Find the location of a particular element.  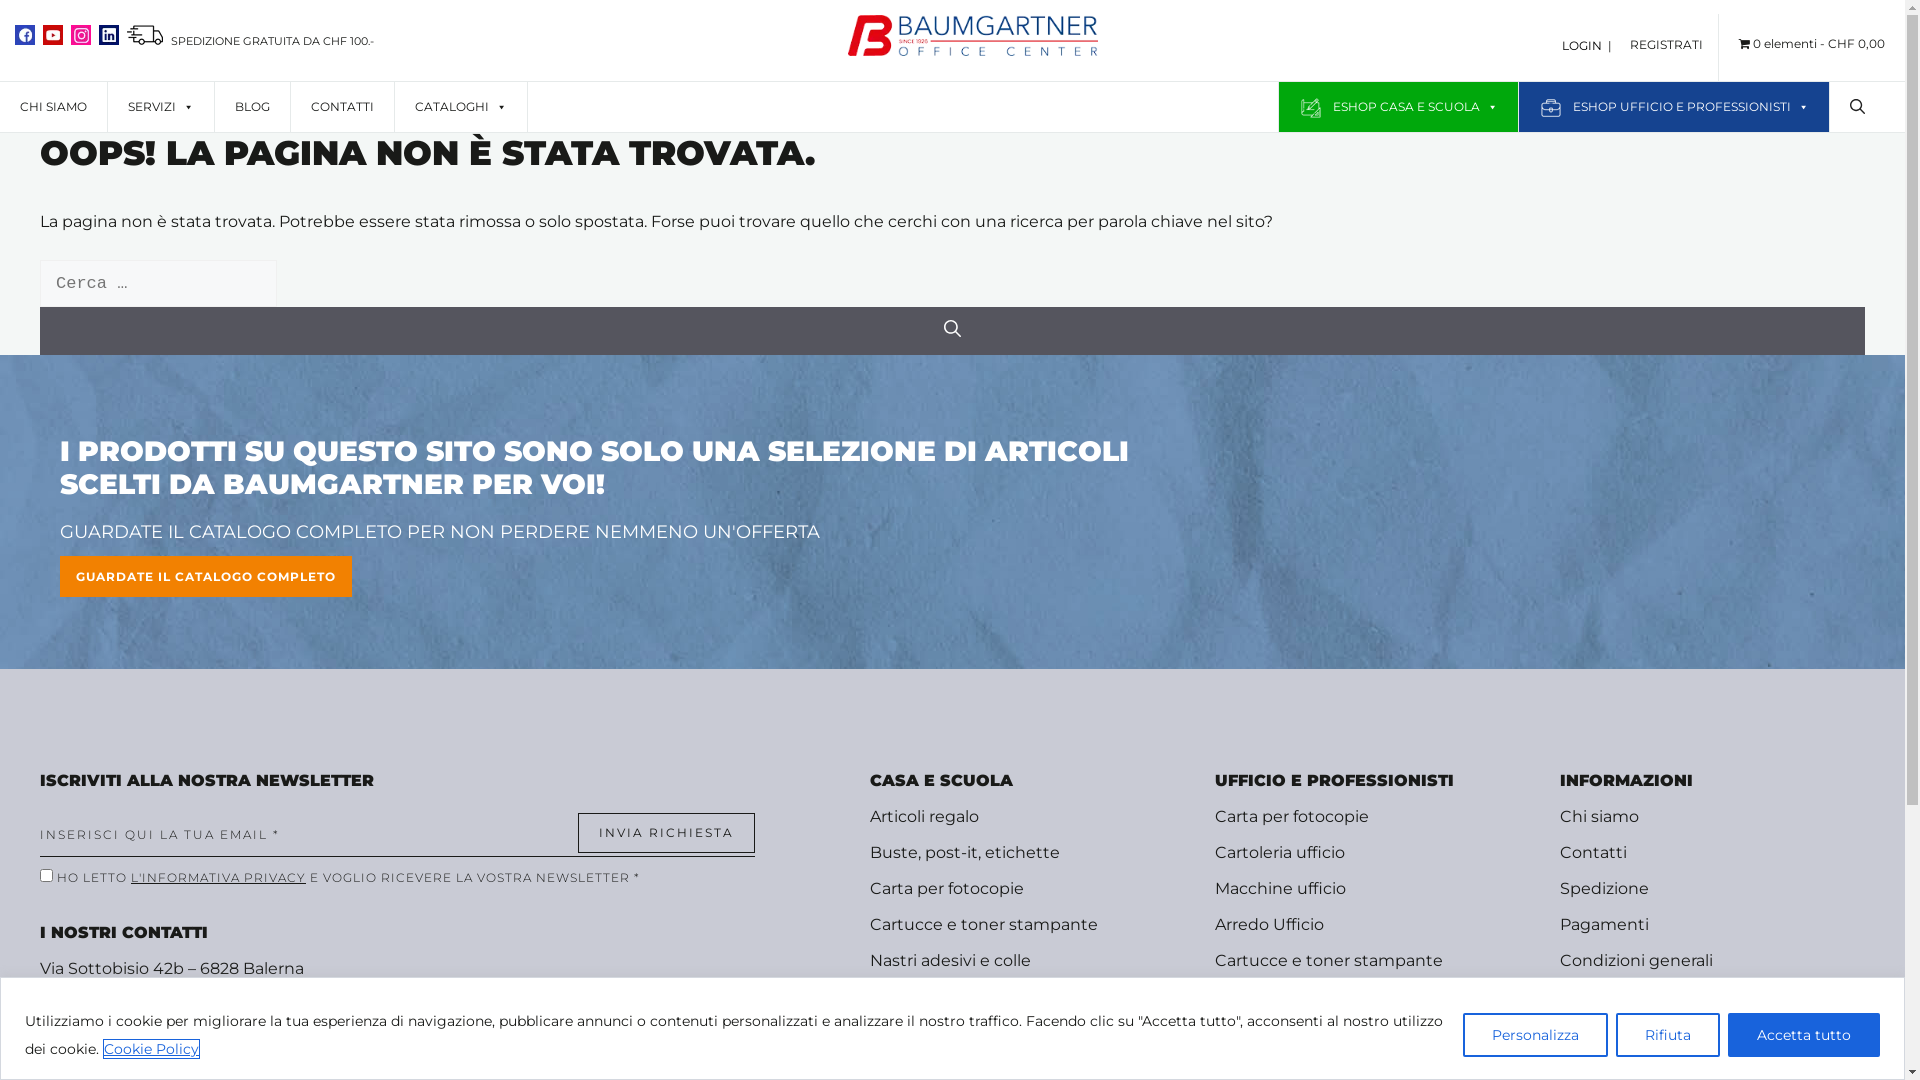

'CONTATTI' is located at coordinates (342, 107).